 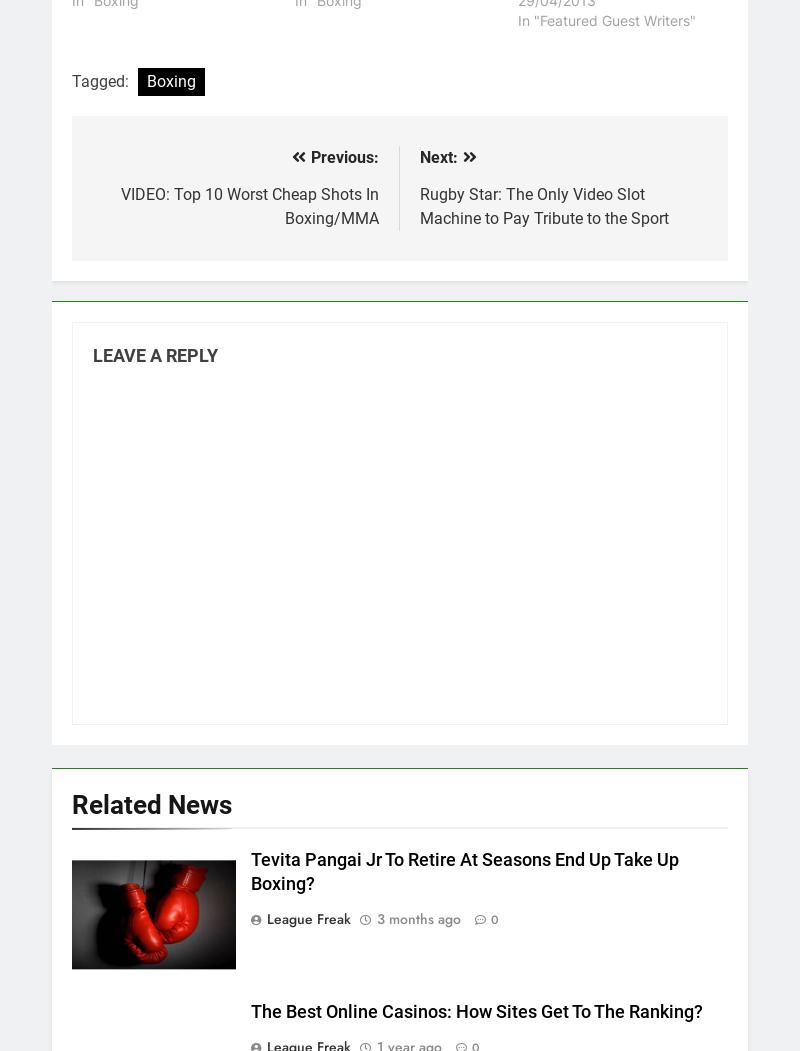 What do you see at coordinates (216, 305) in the screenshot?
I see `'The 2029 NRL Draw – Every Game, Every Club'` at bounding box center [216, 305].